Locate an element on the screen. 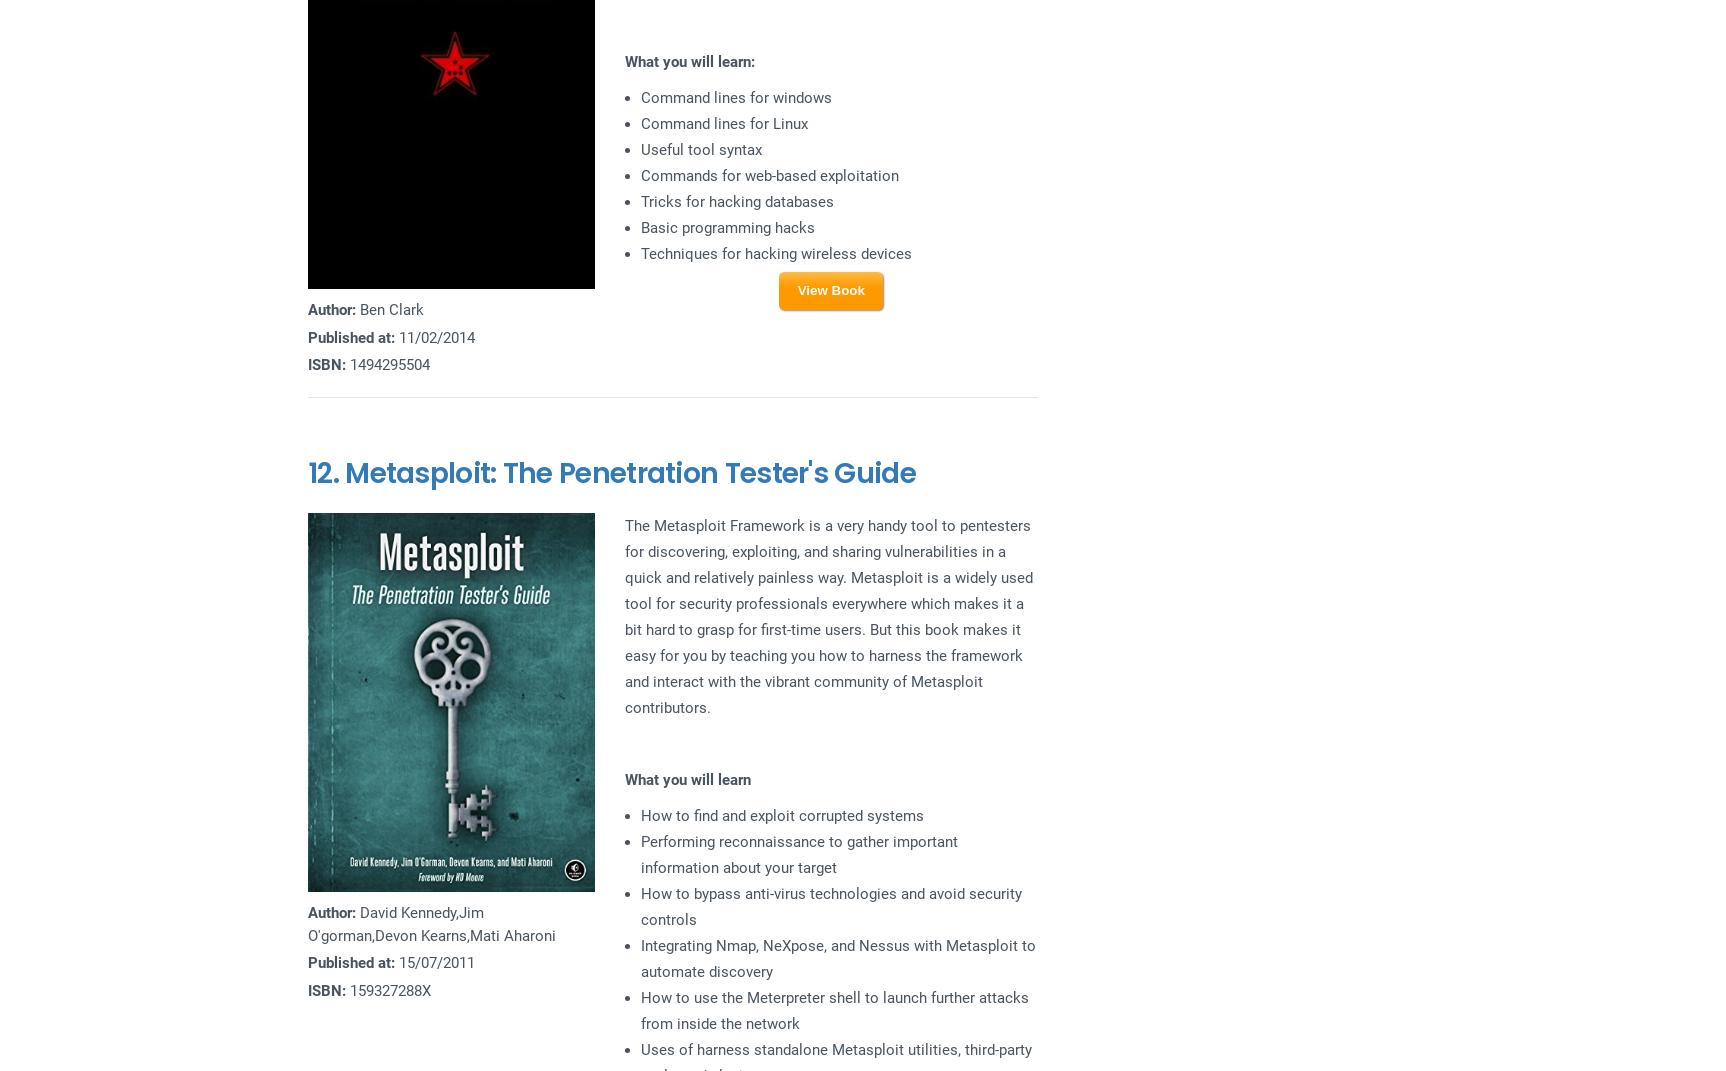 Image resolution: width=1726 pixels, height=1071 pixels. 'How to bypass anti-virus technologies and avoid security controls' is located at coordinates (829, 905).